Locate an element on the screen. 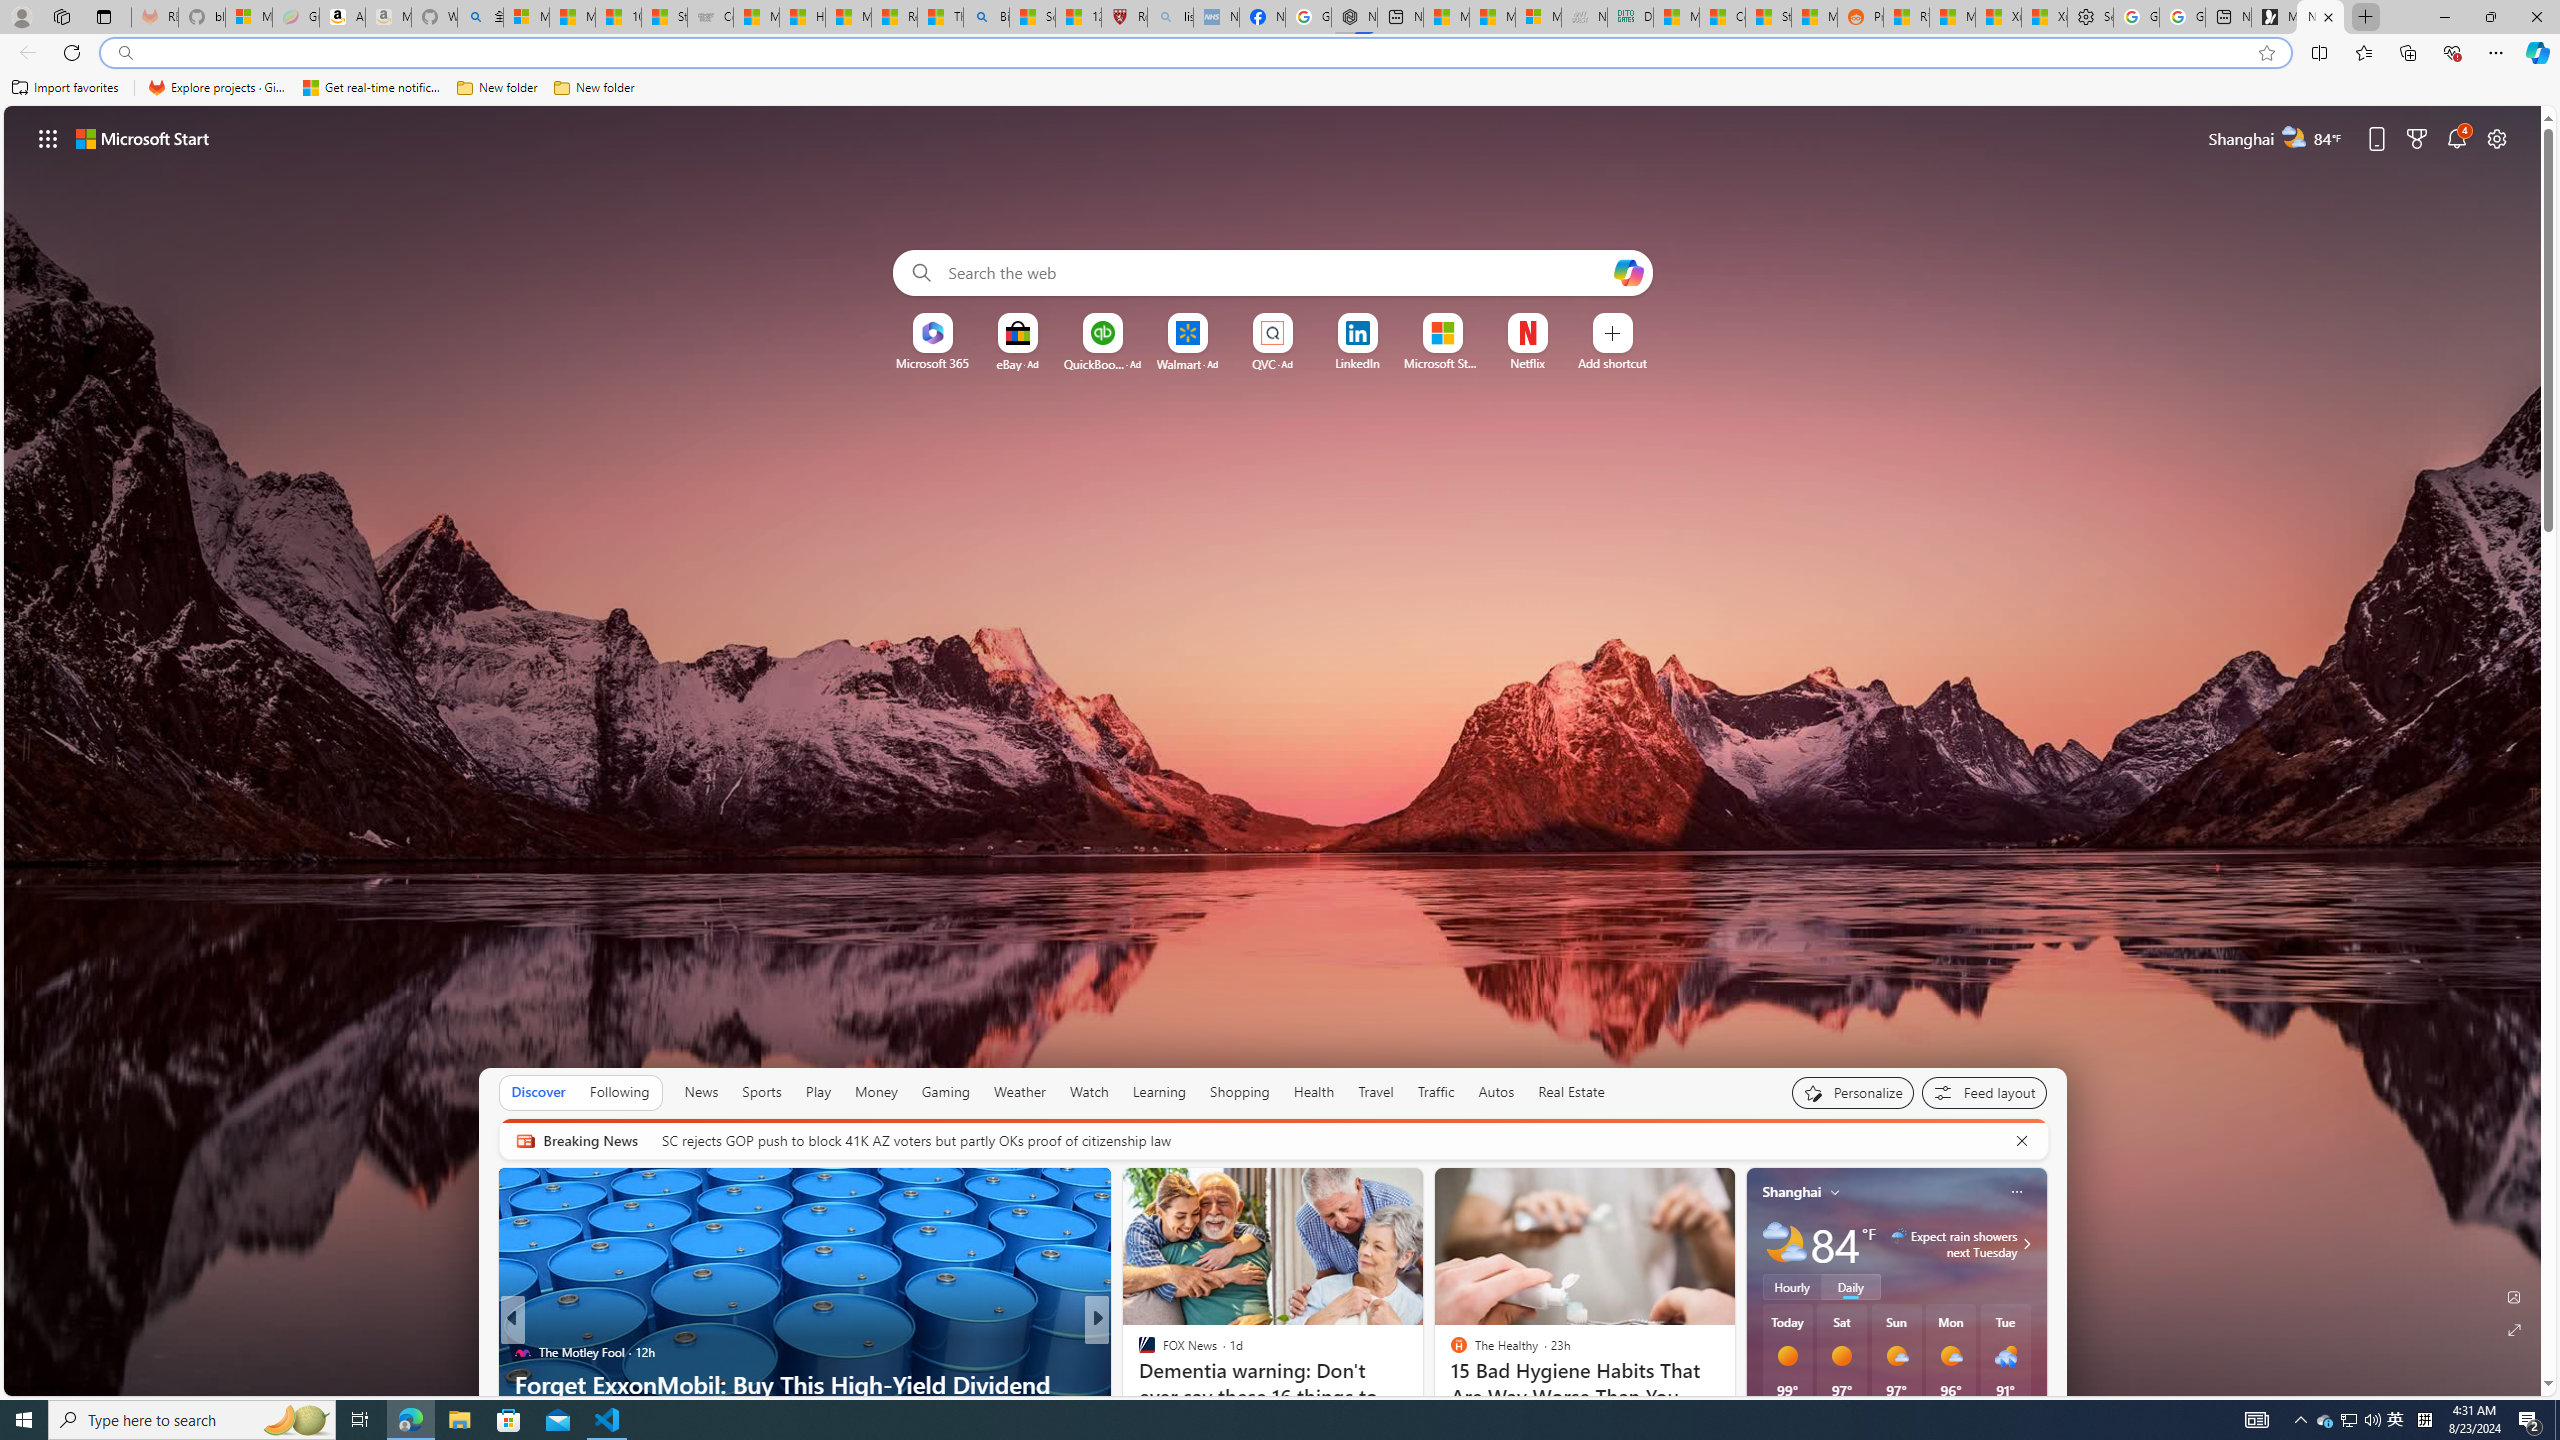 This screenshot has width=2560, height=1440. 'App launcher' is located at coordinates (48, 137).